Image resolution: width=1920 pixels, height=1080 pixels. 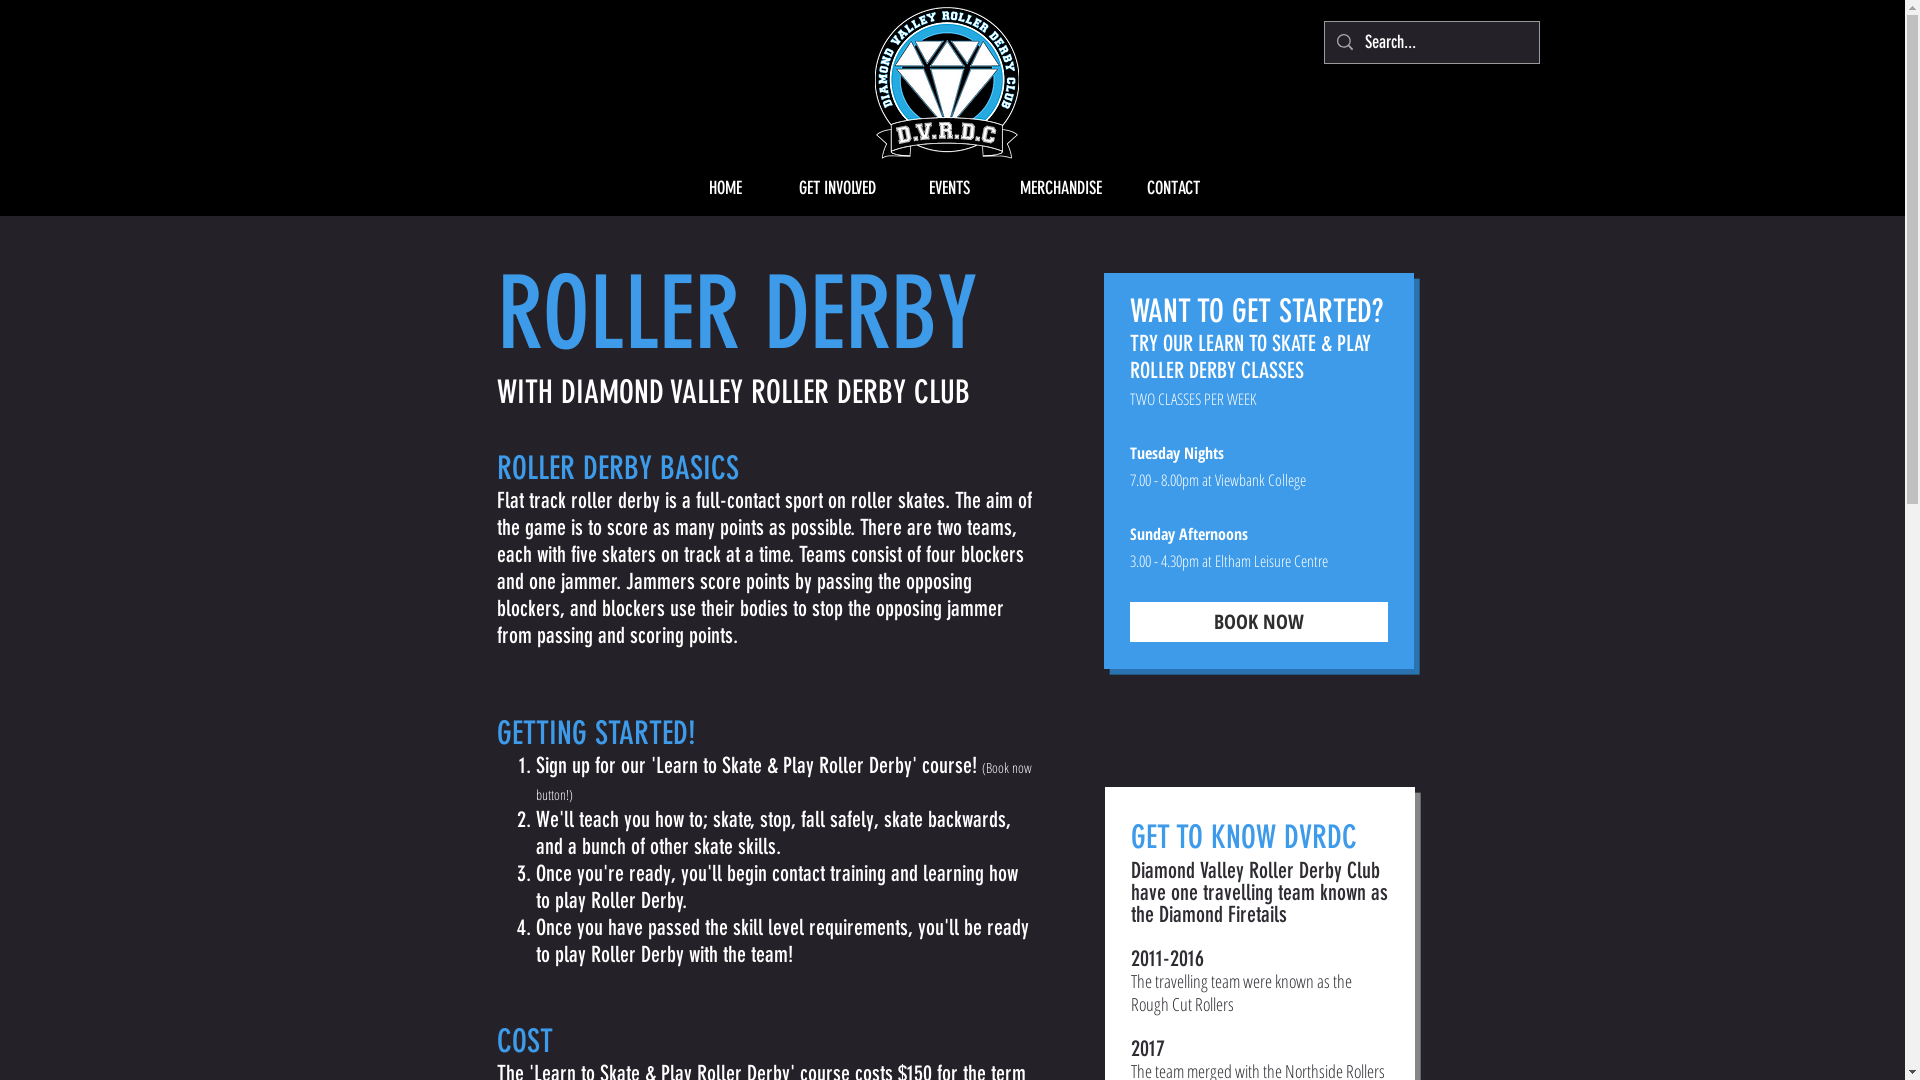 I want to click on 'GET INVOLVED', so click(x=836, y=188).